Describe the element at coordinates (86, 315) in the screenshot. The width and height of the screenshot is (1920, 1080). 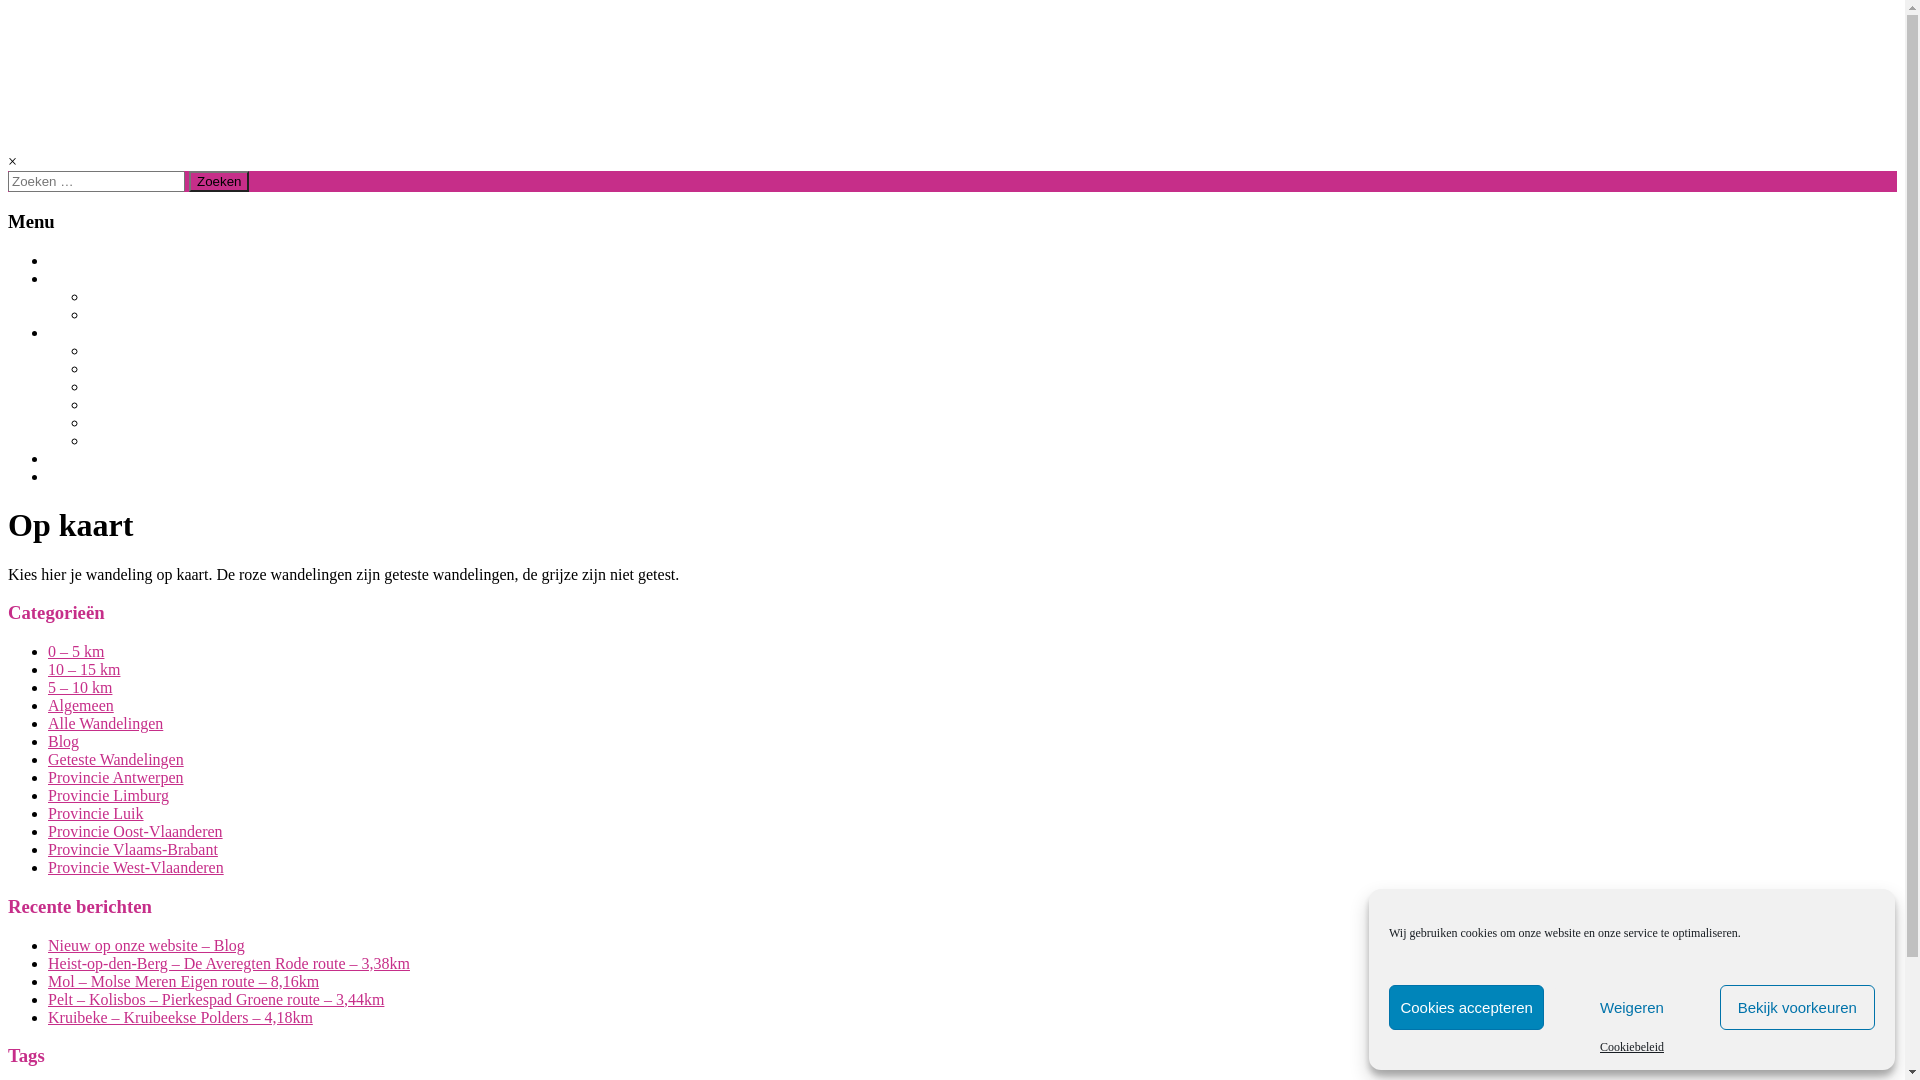
I see `'GETESTE WANDELINGEN'` at that location.